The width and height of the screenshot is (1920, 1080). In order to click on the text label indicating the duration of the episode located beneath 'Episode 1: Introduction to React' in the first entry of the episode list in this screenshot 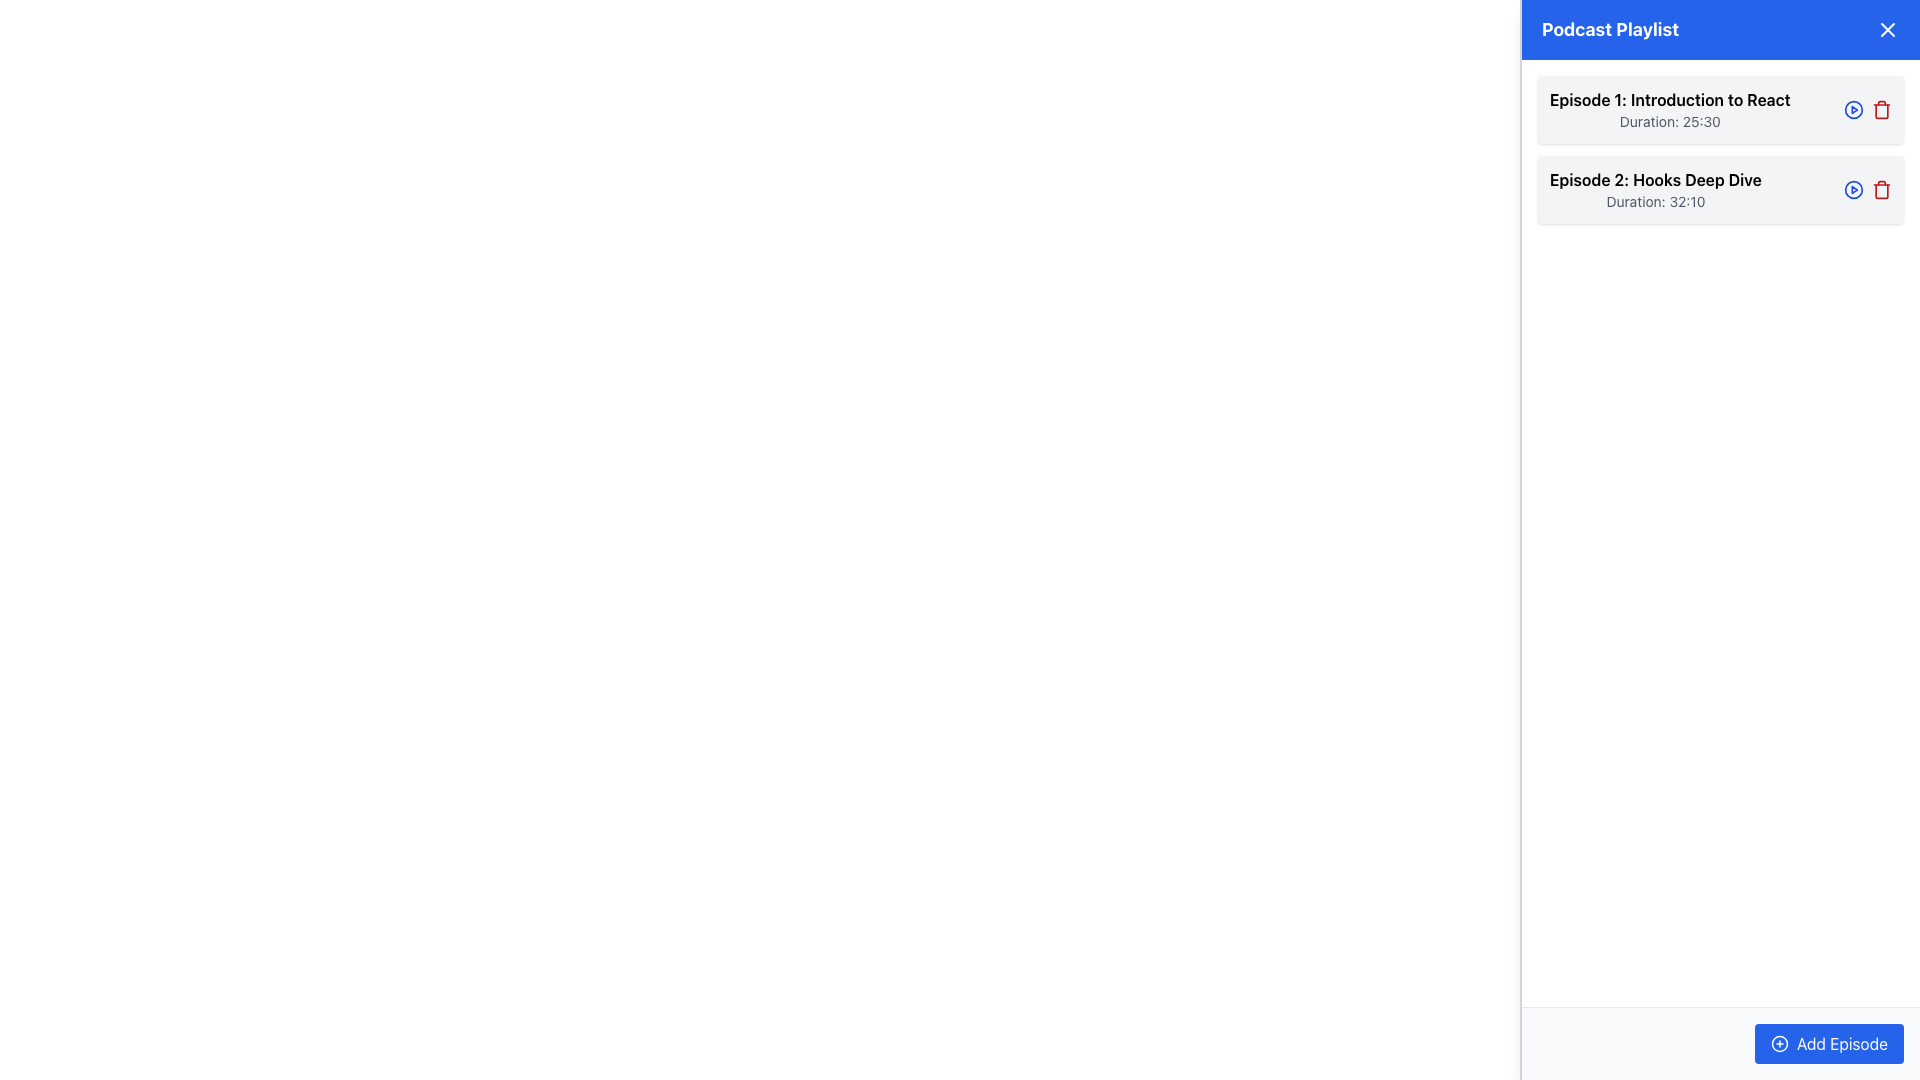, I will do `click(1670, 122)`.